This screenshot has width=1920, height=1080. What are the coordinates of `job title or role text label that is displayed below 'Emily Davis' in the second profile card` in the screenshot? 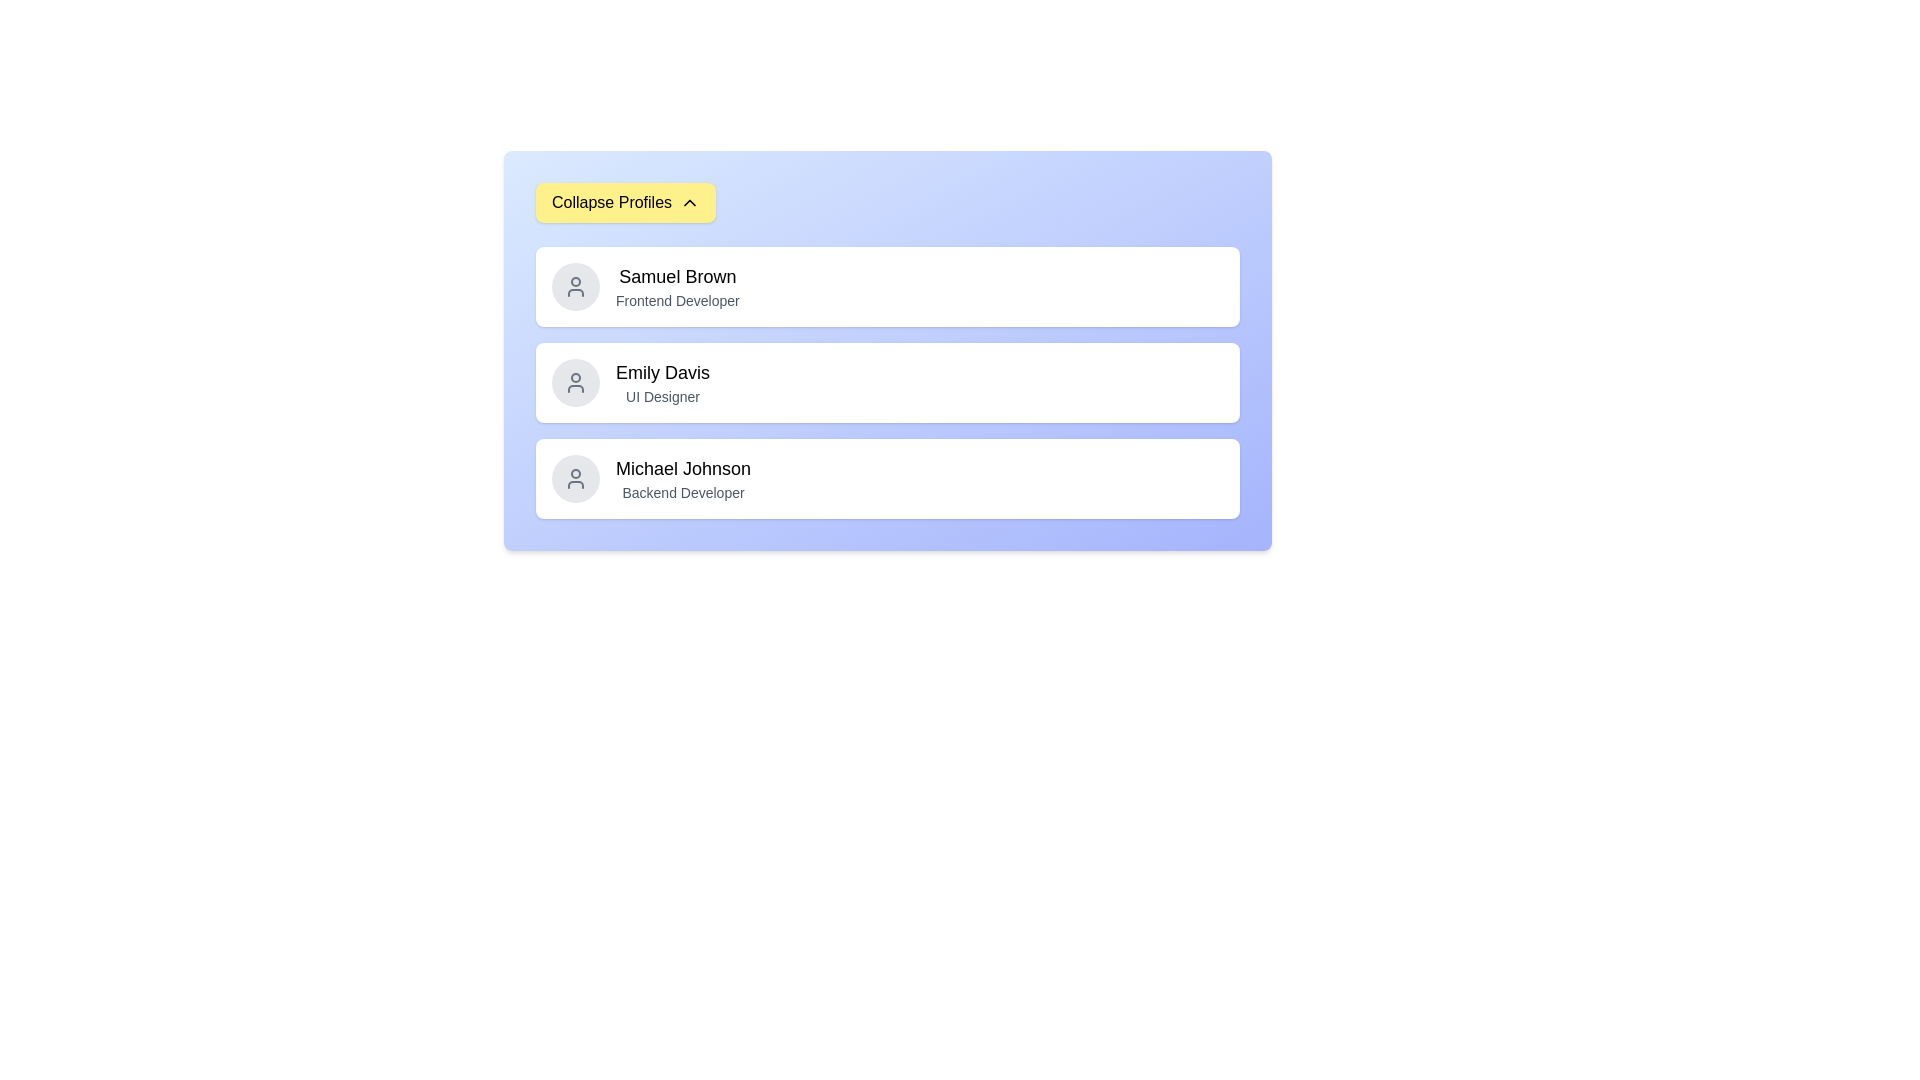 It's located at (662, 397).